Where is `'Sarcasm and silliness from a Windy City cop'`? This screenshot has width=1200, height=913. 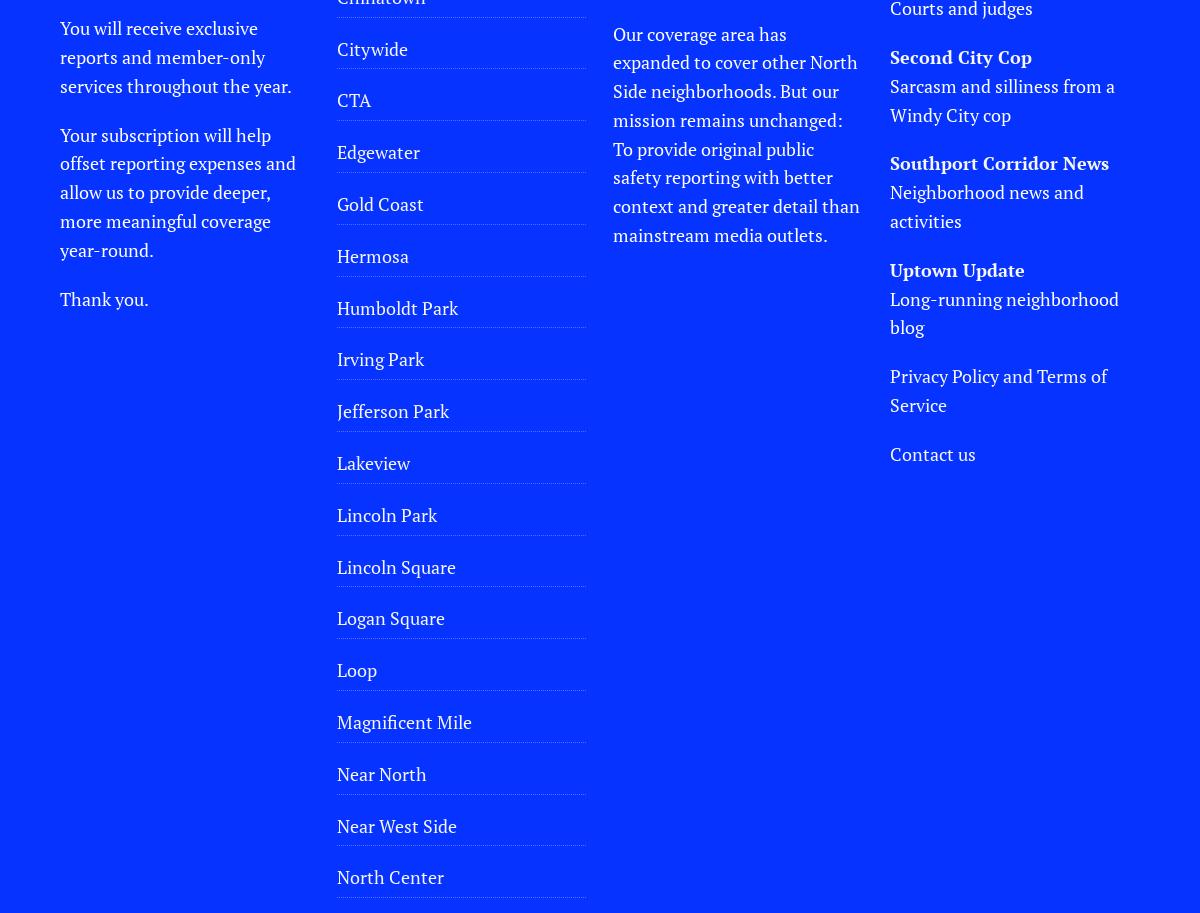
'Sarcasm and silliness from a Windy City cop' is located at coordinates (1002, 99).